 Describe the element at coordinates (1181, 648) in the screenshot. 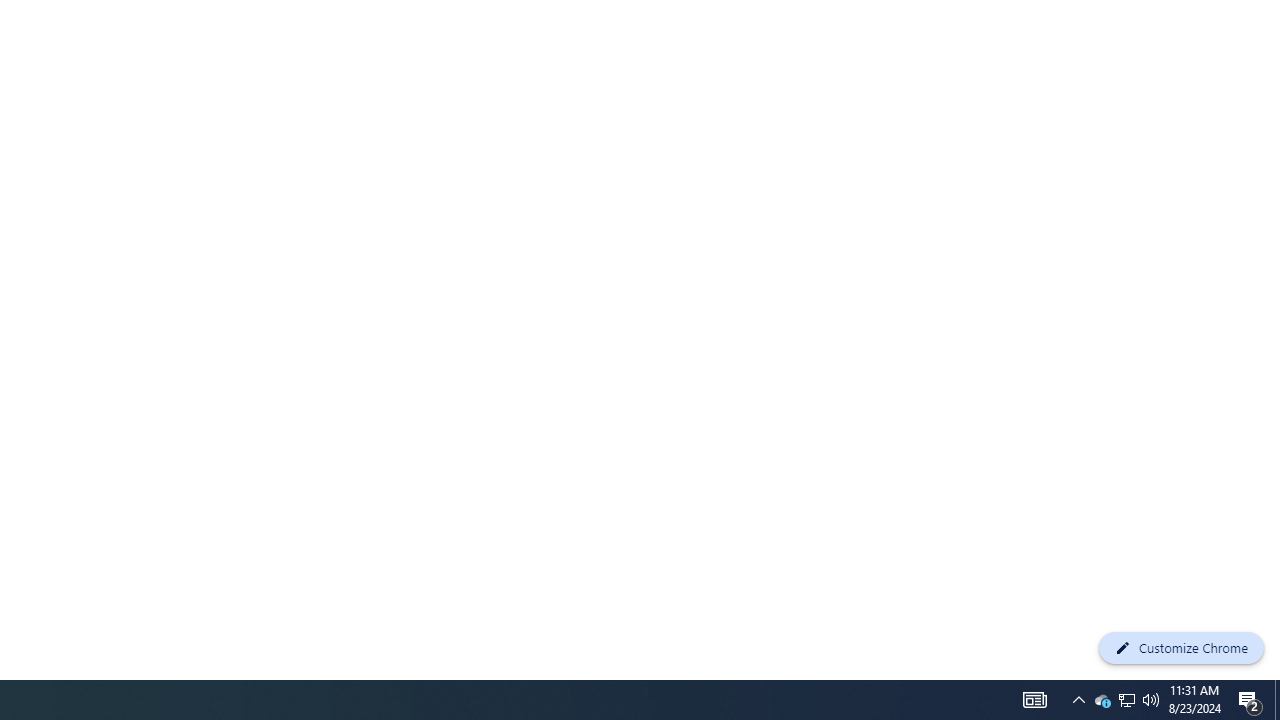

I see `'Customize Chrome'` at that location.